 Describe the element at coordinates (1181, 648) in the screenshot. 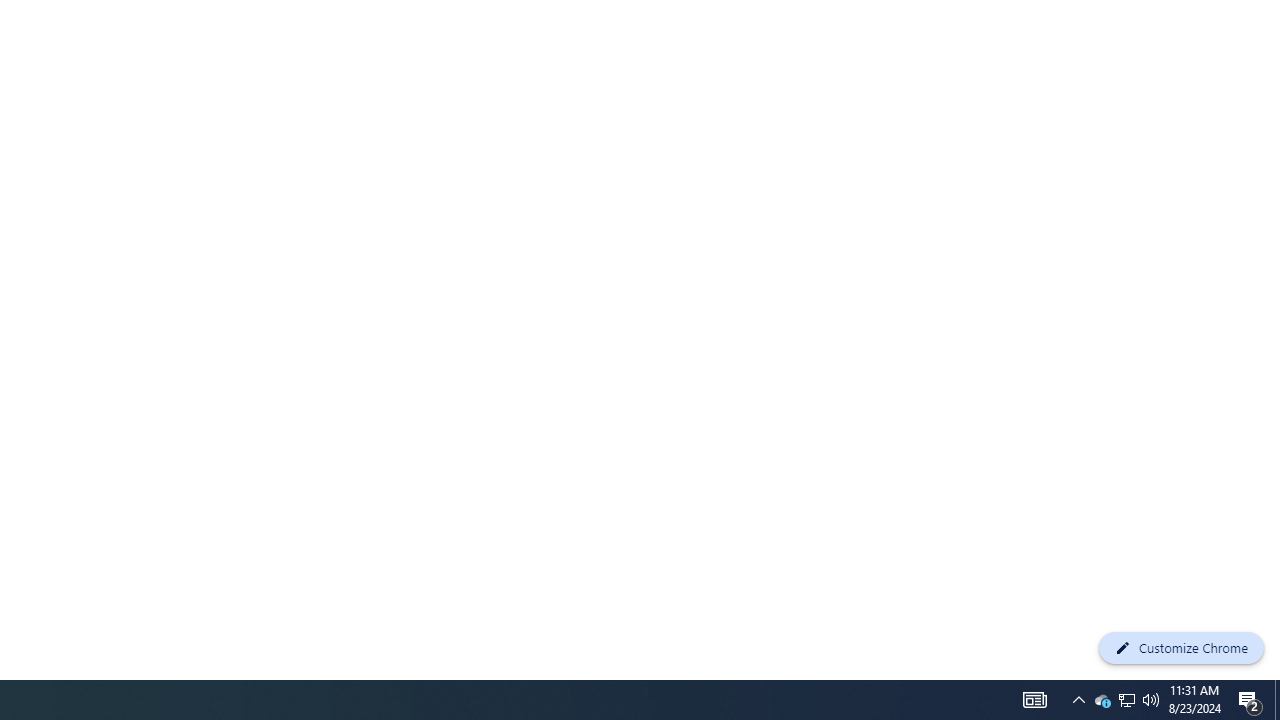

I see `'Customize Chrome'` at that location.